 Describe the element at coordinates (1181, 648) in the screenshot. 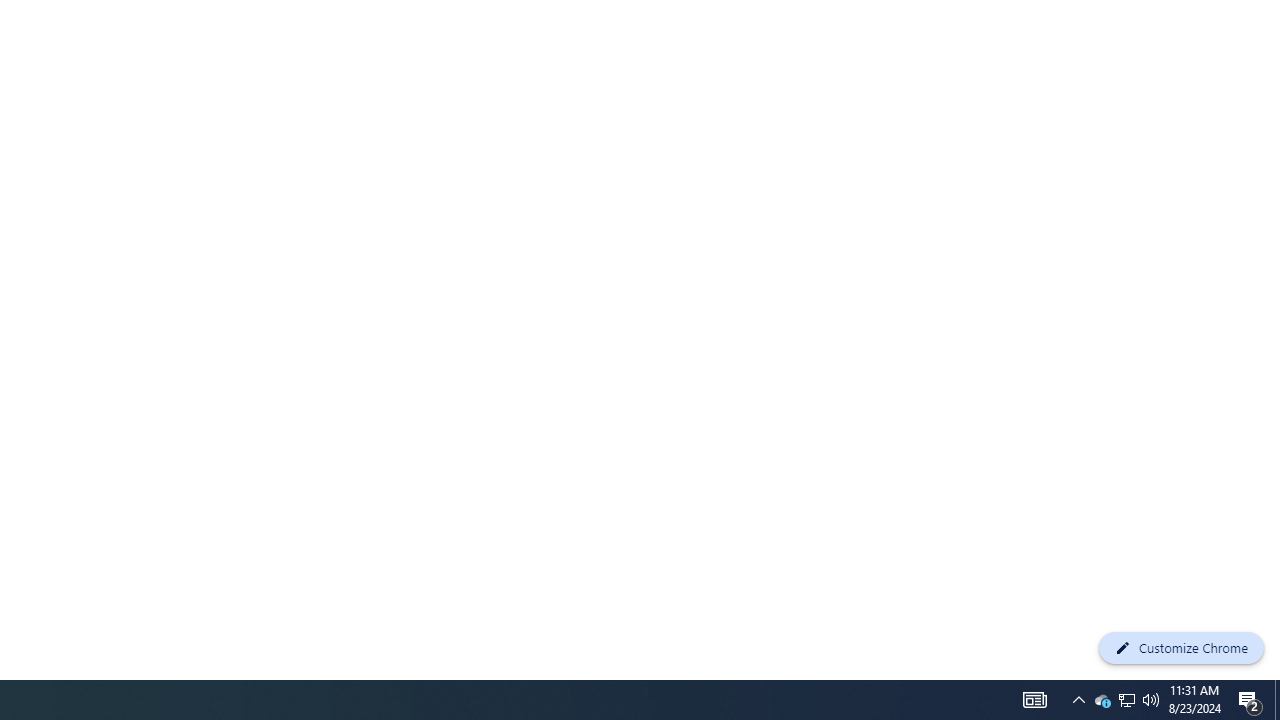

I see `'Customize Chrome'` at that location.